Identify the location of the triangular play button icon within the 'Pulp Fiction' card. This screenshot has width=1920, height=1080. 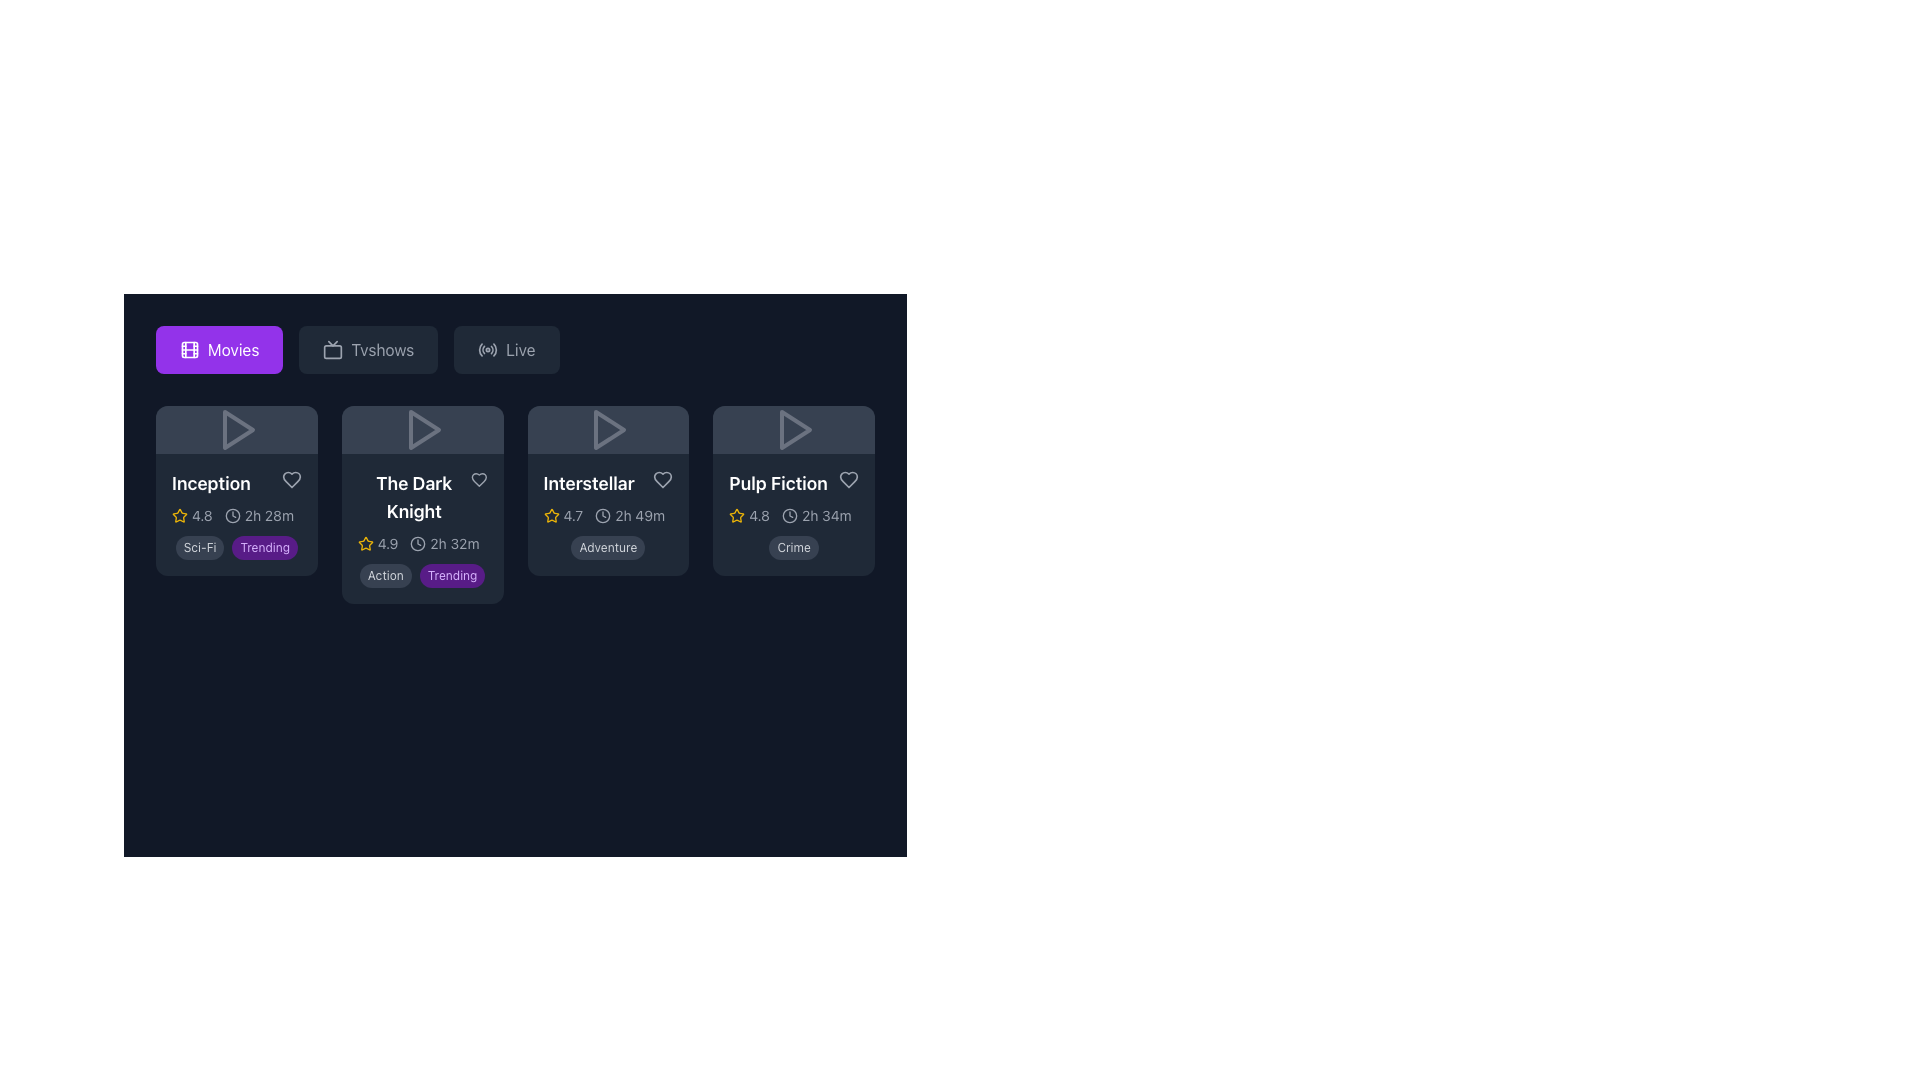
(793, 428).